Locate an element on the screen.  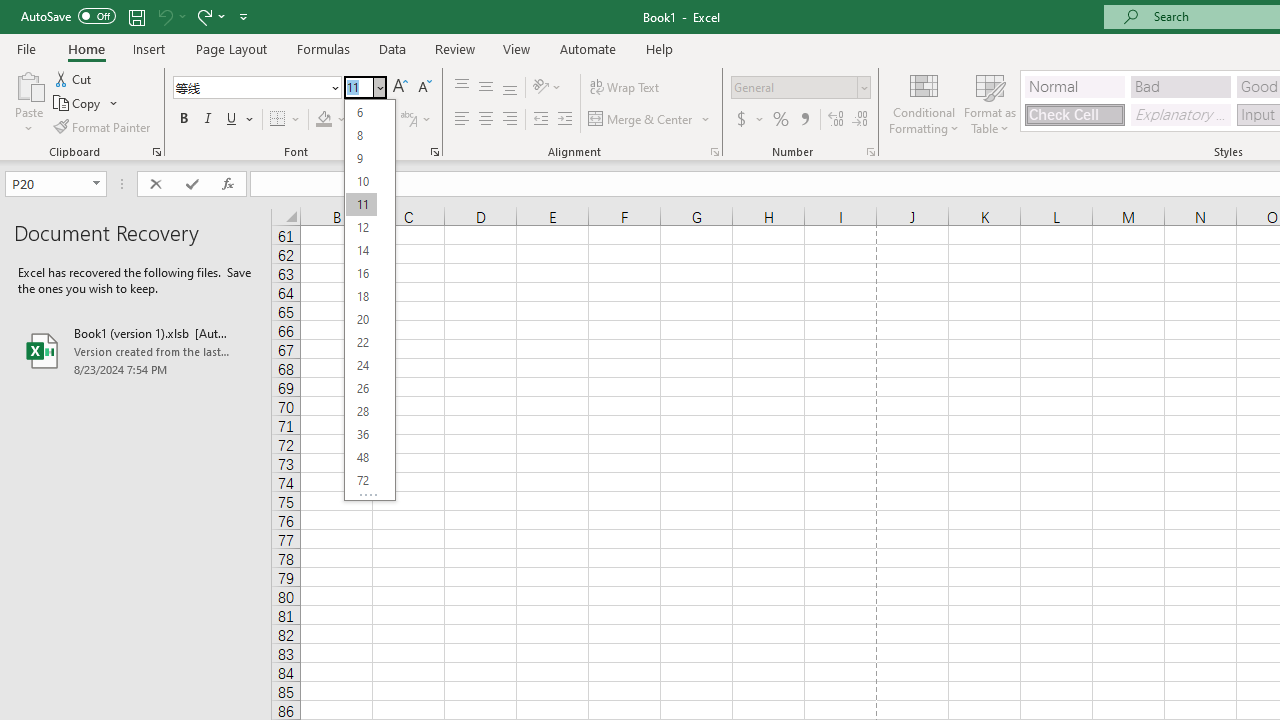
'Insert' is located at coordinates (148, 48).